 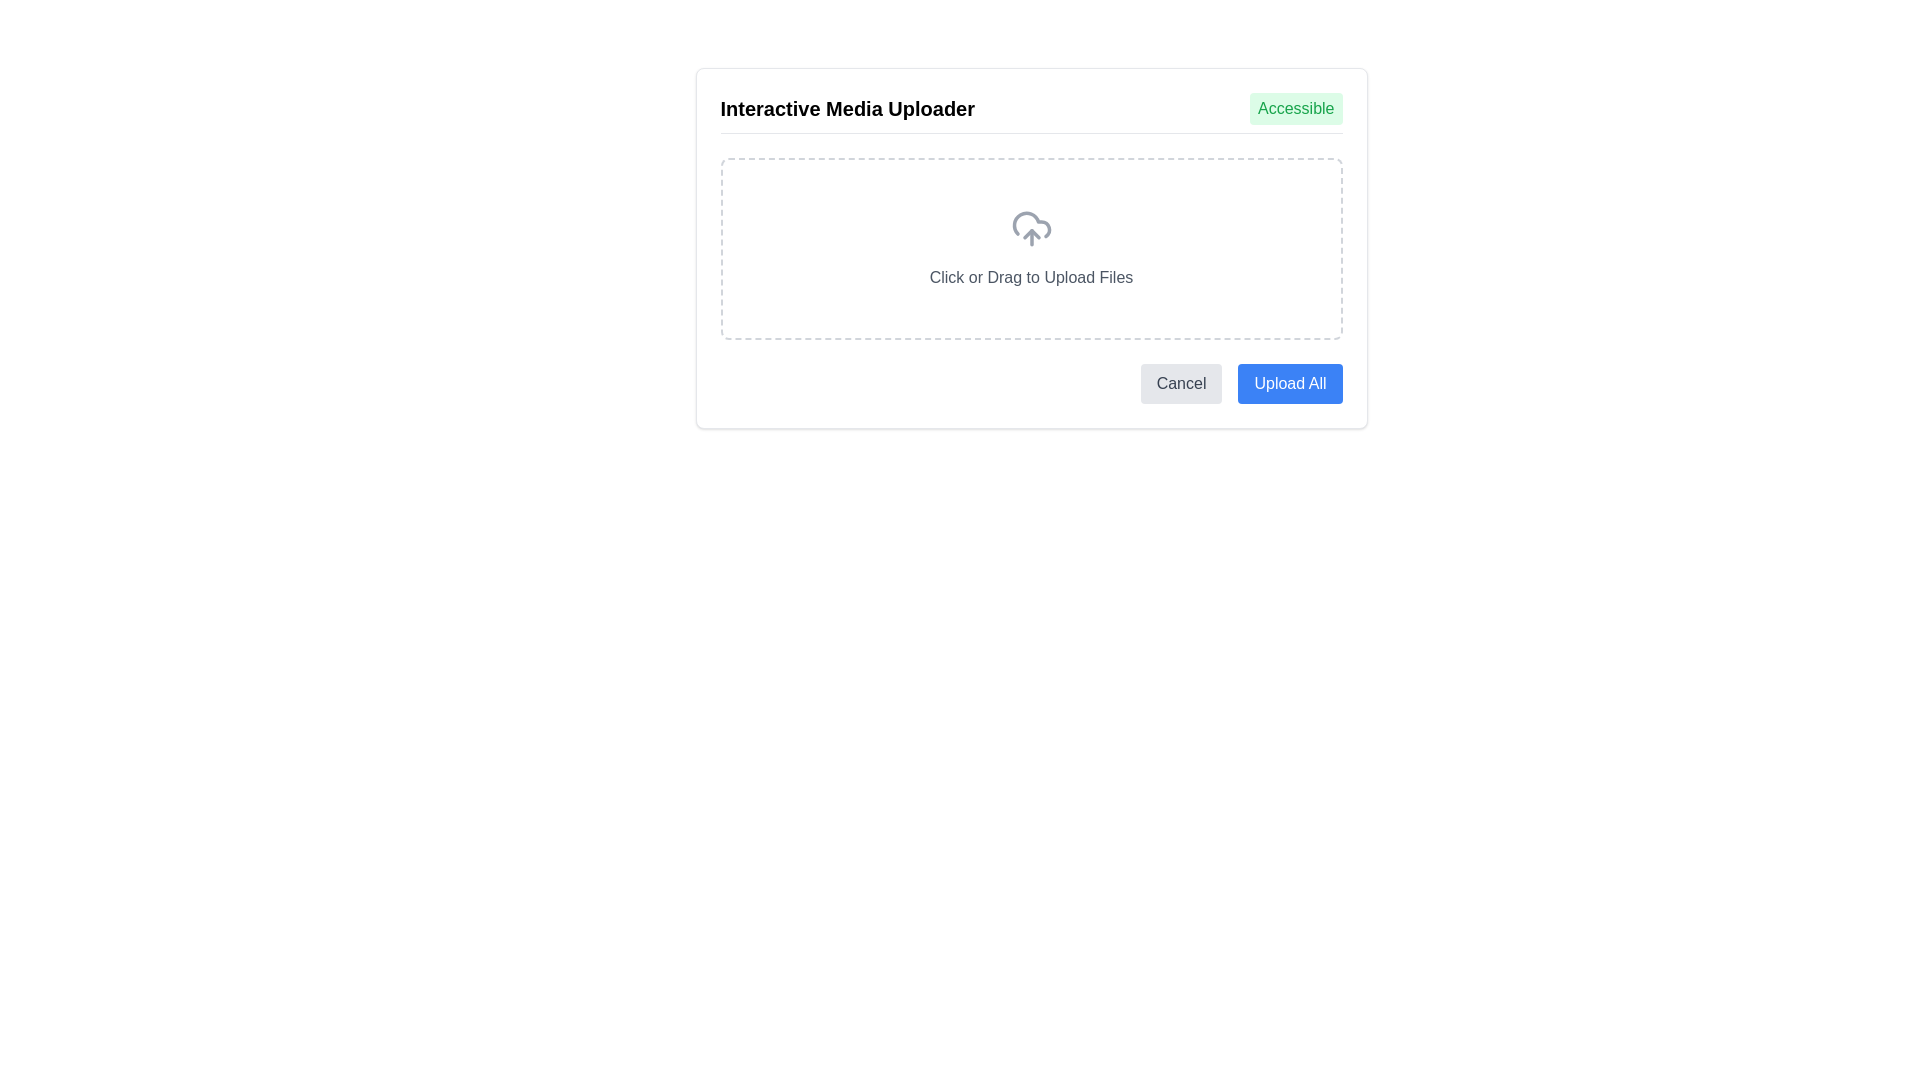 What do you see at coordinates (1181, 384) in the screenshot?
I see `the 'Cancel' button, which is a rectangular button with rounded corners and a light gray background` at bounding box center [1181, 384].